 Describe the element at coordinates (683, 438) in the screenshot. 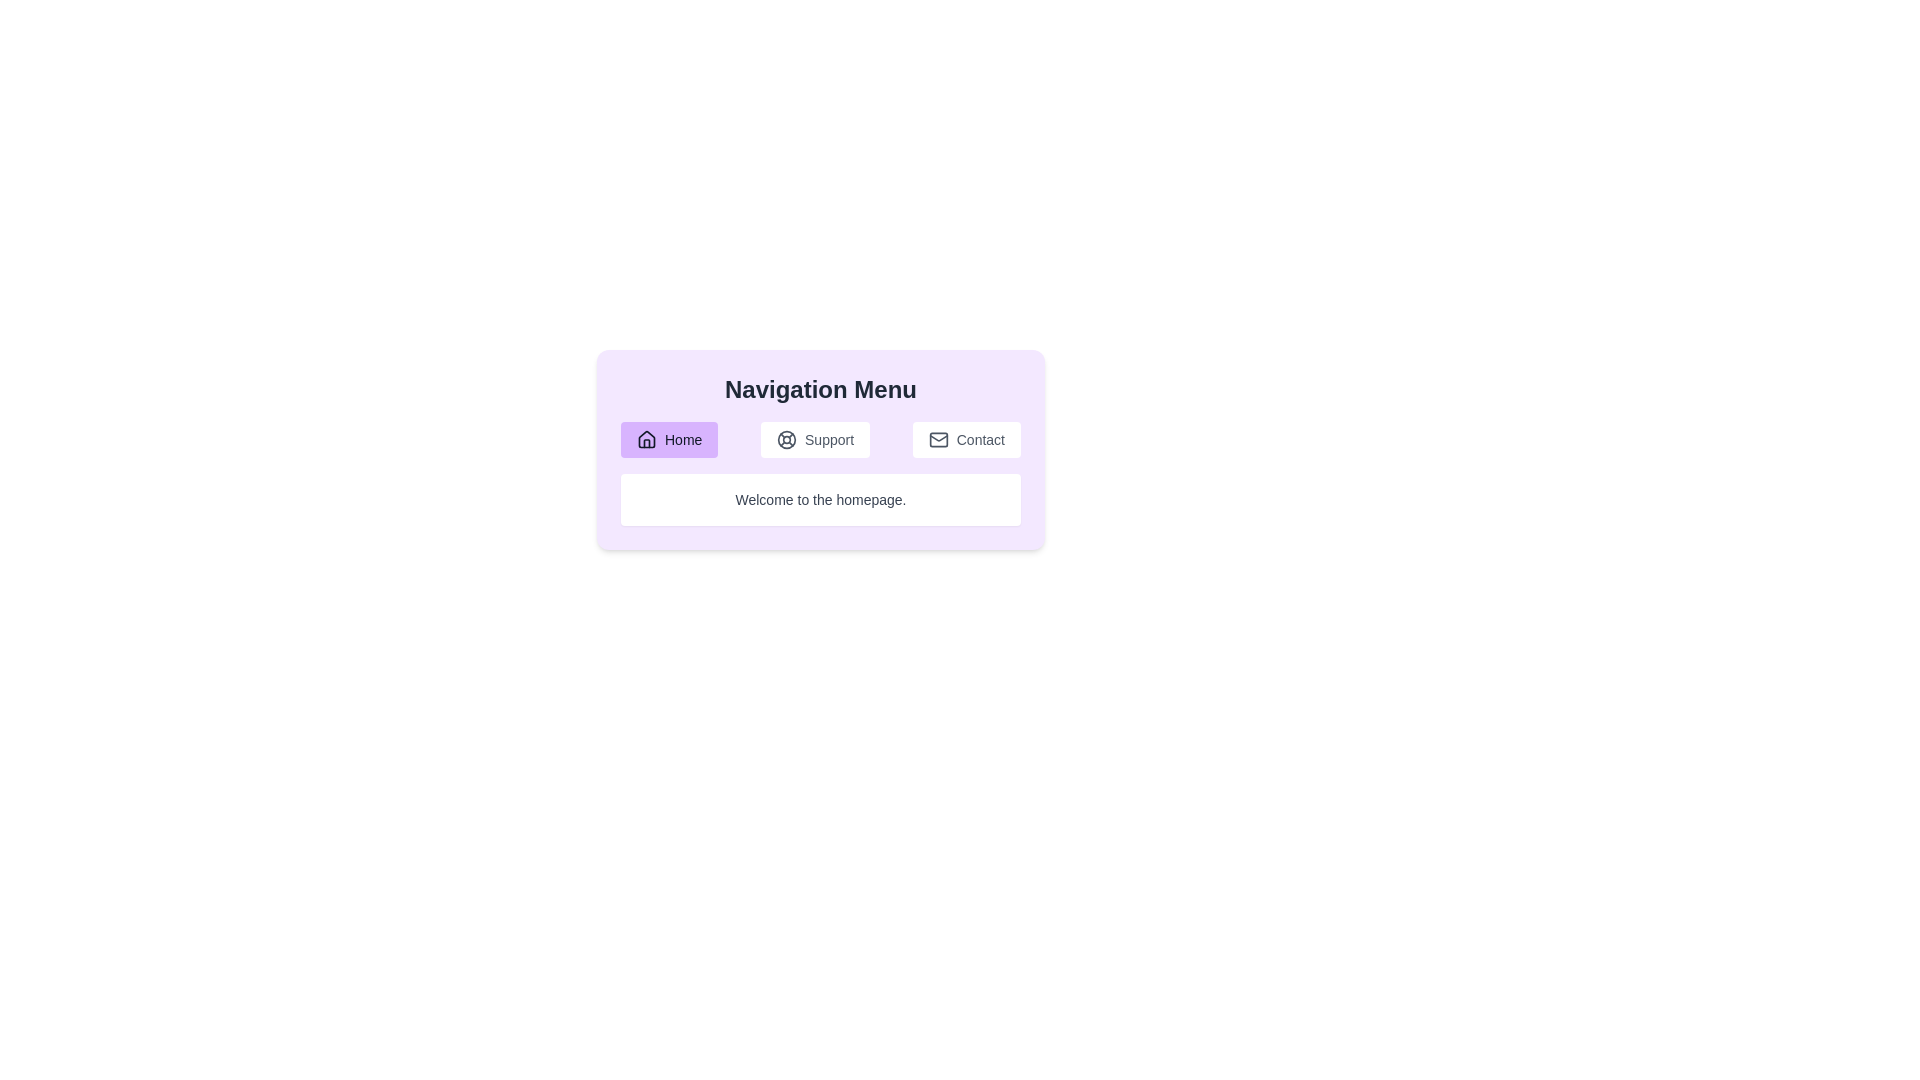

I see `the 'Home' label which is part of a button-like interface with a purple background, located to the right of a house icon, serving as a navigation button` at that location.